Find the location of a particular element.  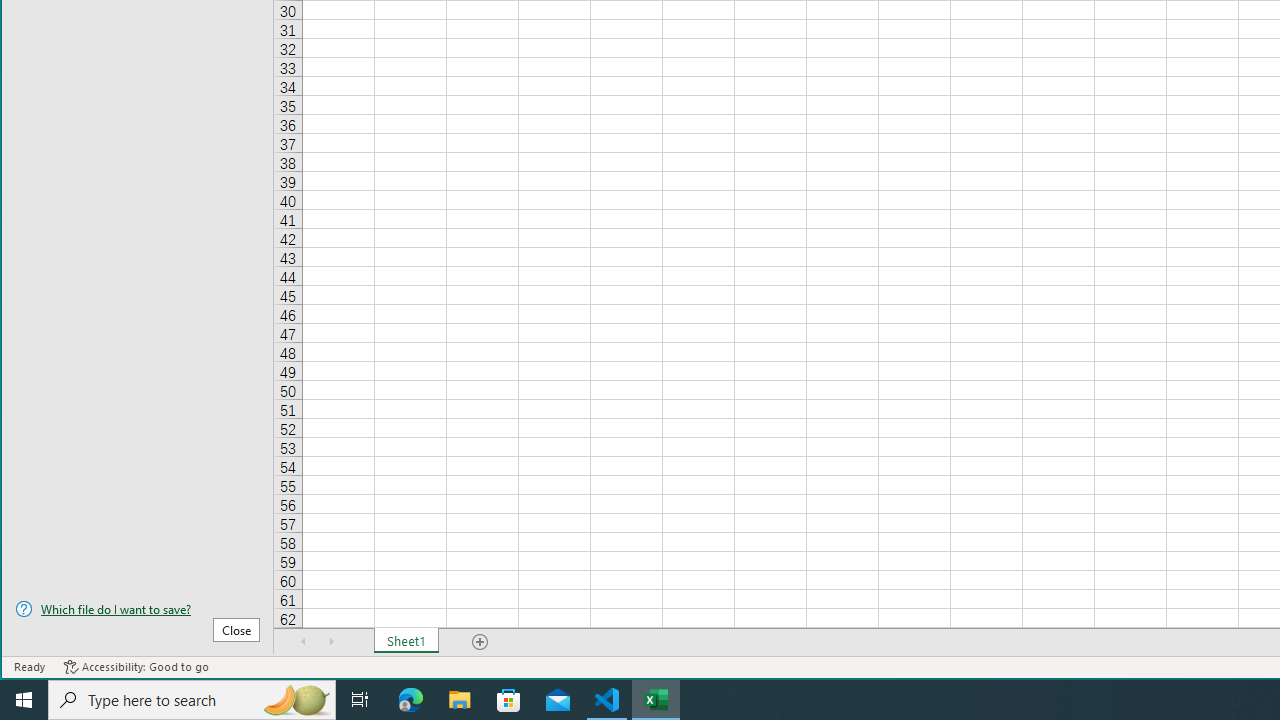

'Search highlights icon opens search home window' is located at coordinates (294, 698).